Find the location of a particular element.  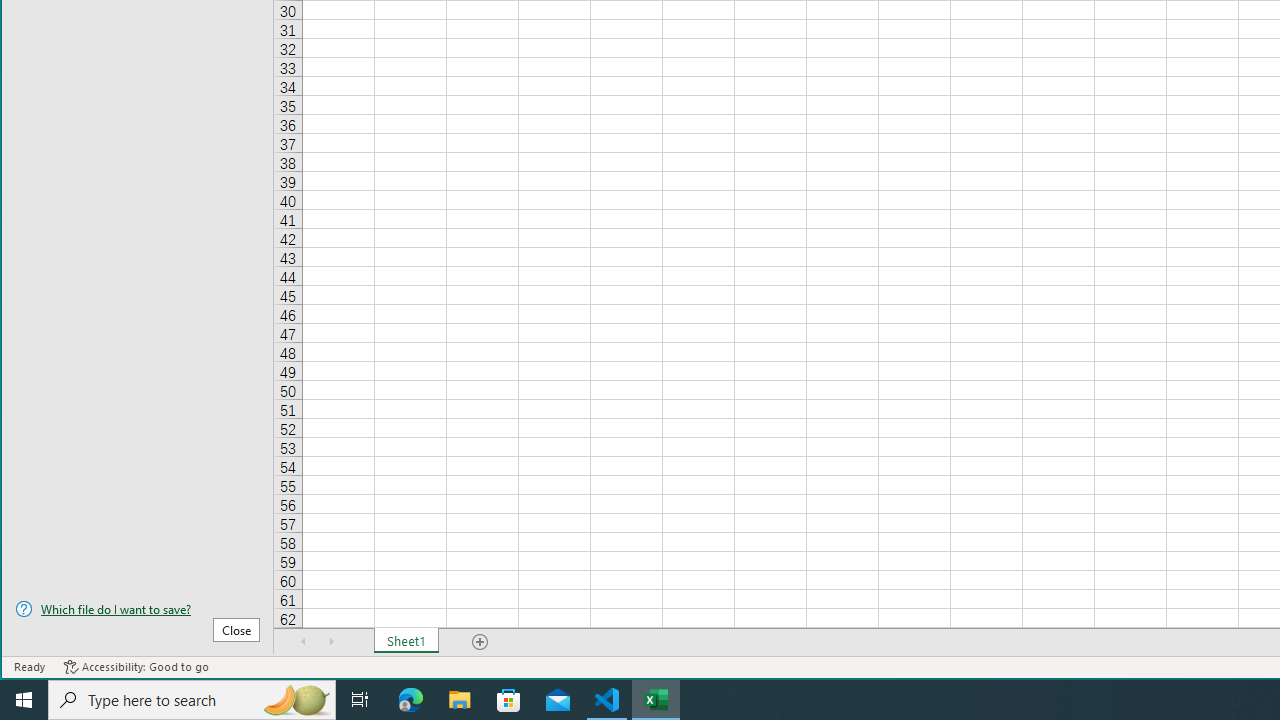

'Search highlights icon opens search home window' is located at coordinates (294, 698).